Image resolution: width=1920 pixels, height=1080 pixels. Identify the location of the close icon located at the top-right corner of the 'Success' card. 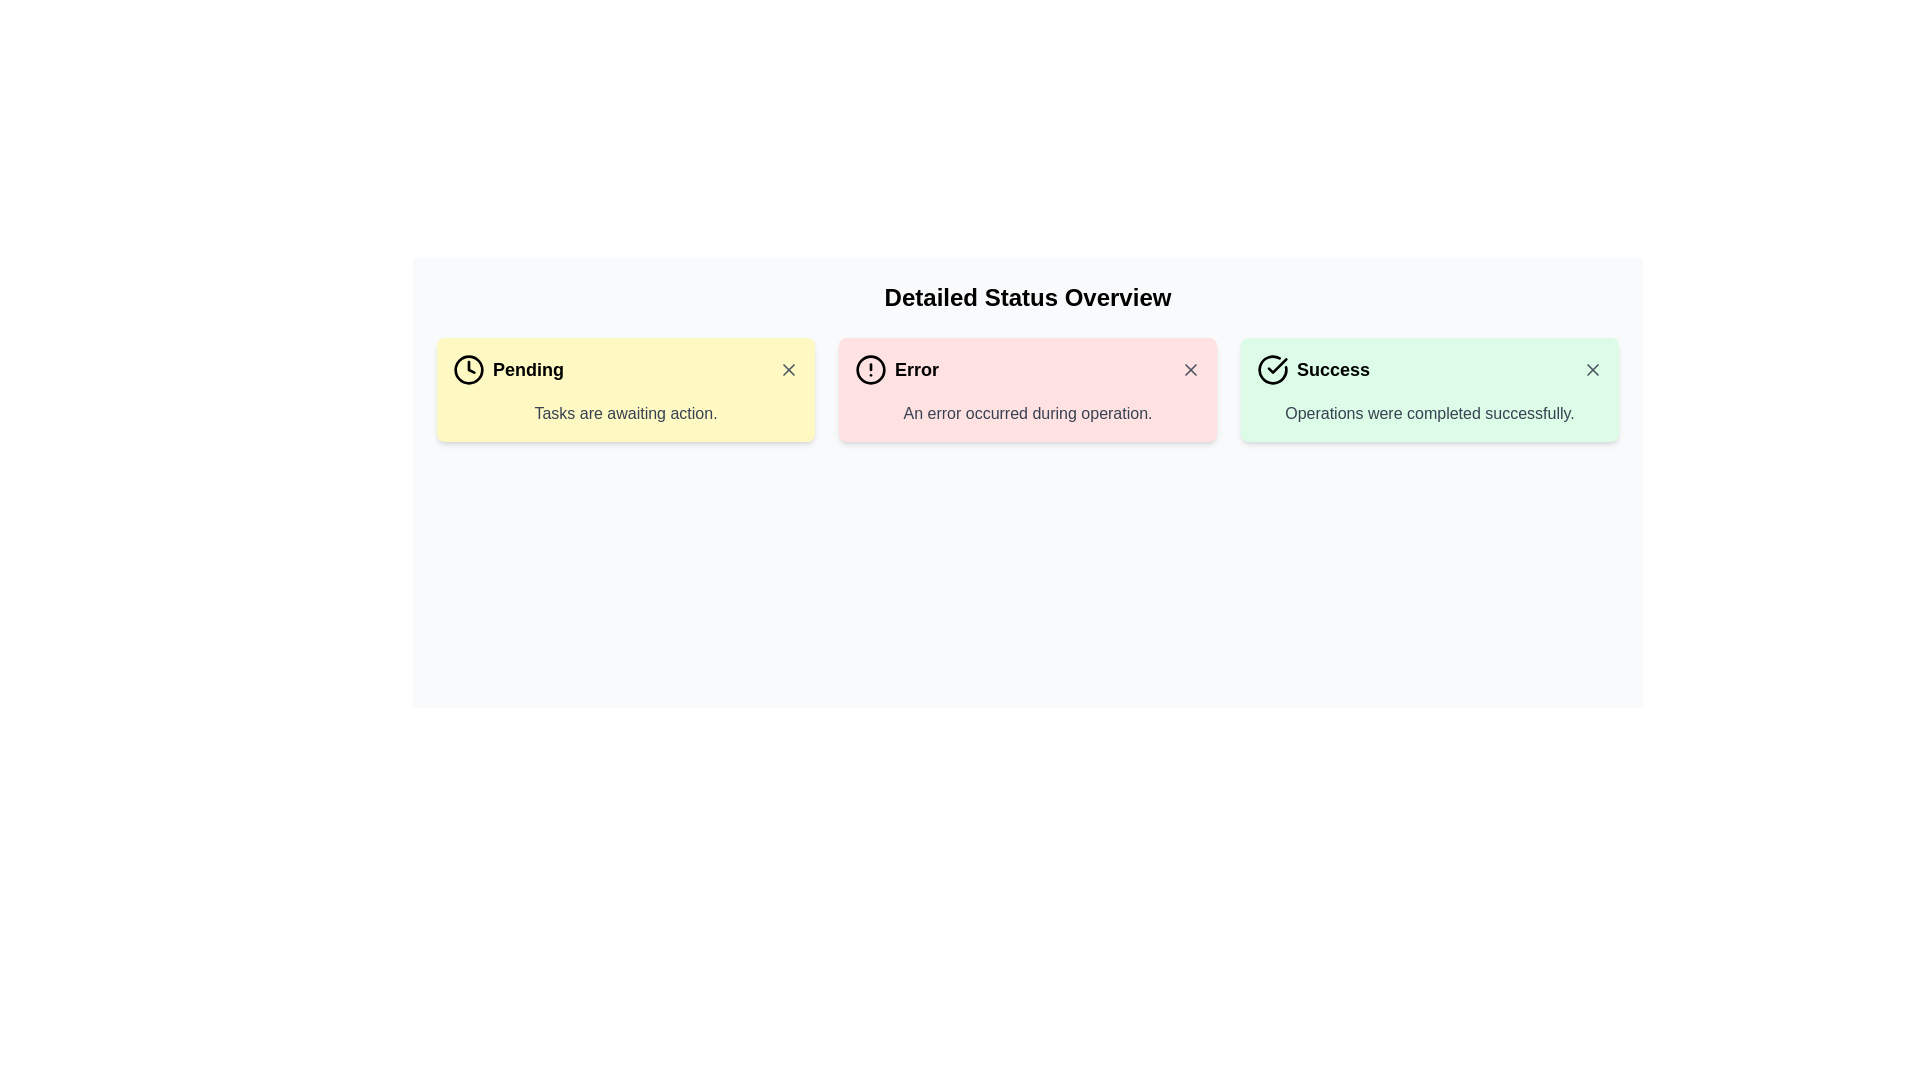
(1592, 370).